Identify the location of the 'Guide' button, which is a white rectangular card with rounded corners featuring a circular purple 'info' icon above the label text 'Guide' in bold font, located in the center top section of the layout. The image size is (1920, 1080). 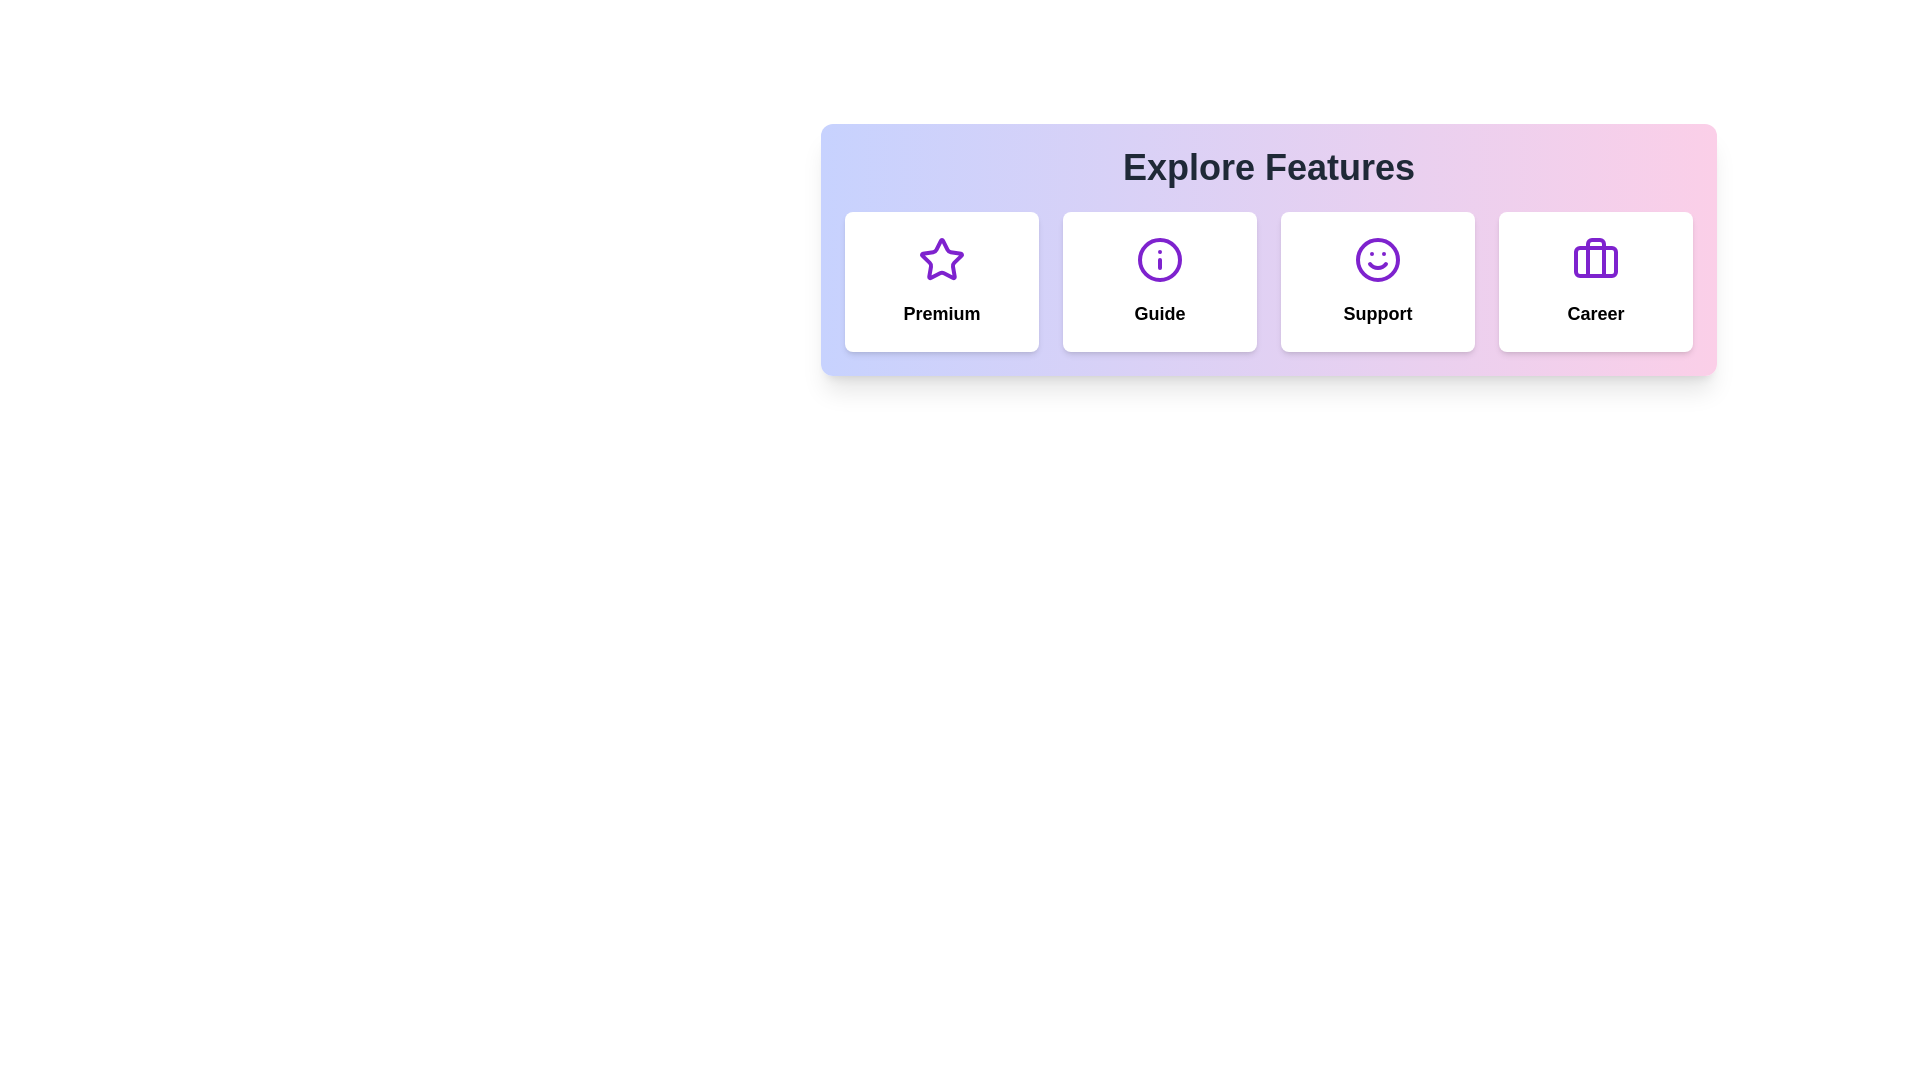
(1160, 281).